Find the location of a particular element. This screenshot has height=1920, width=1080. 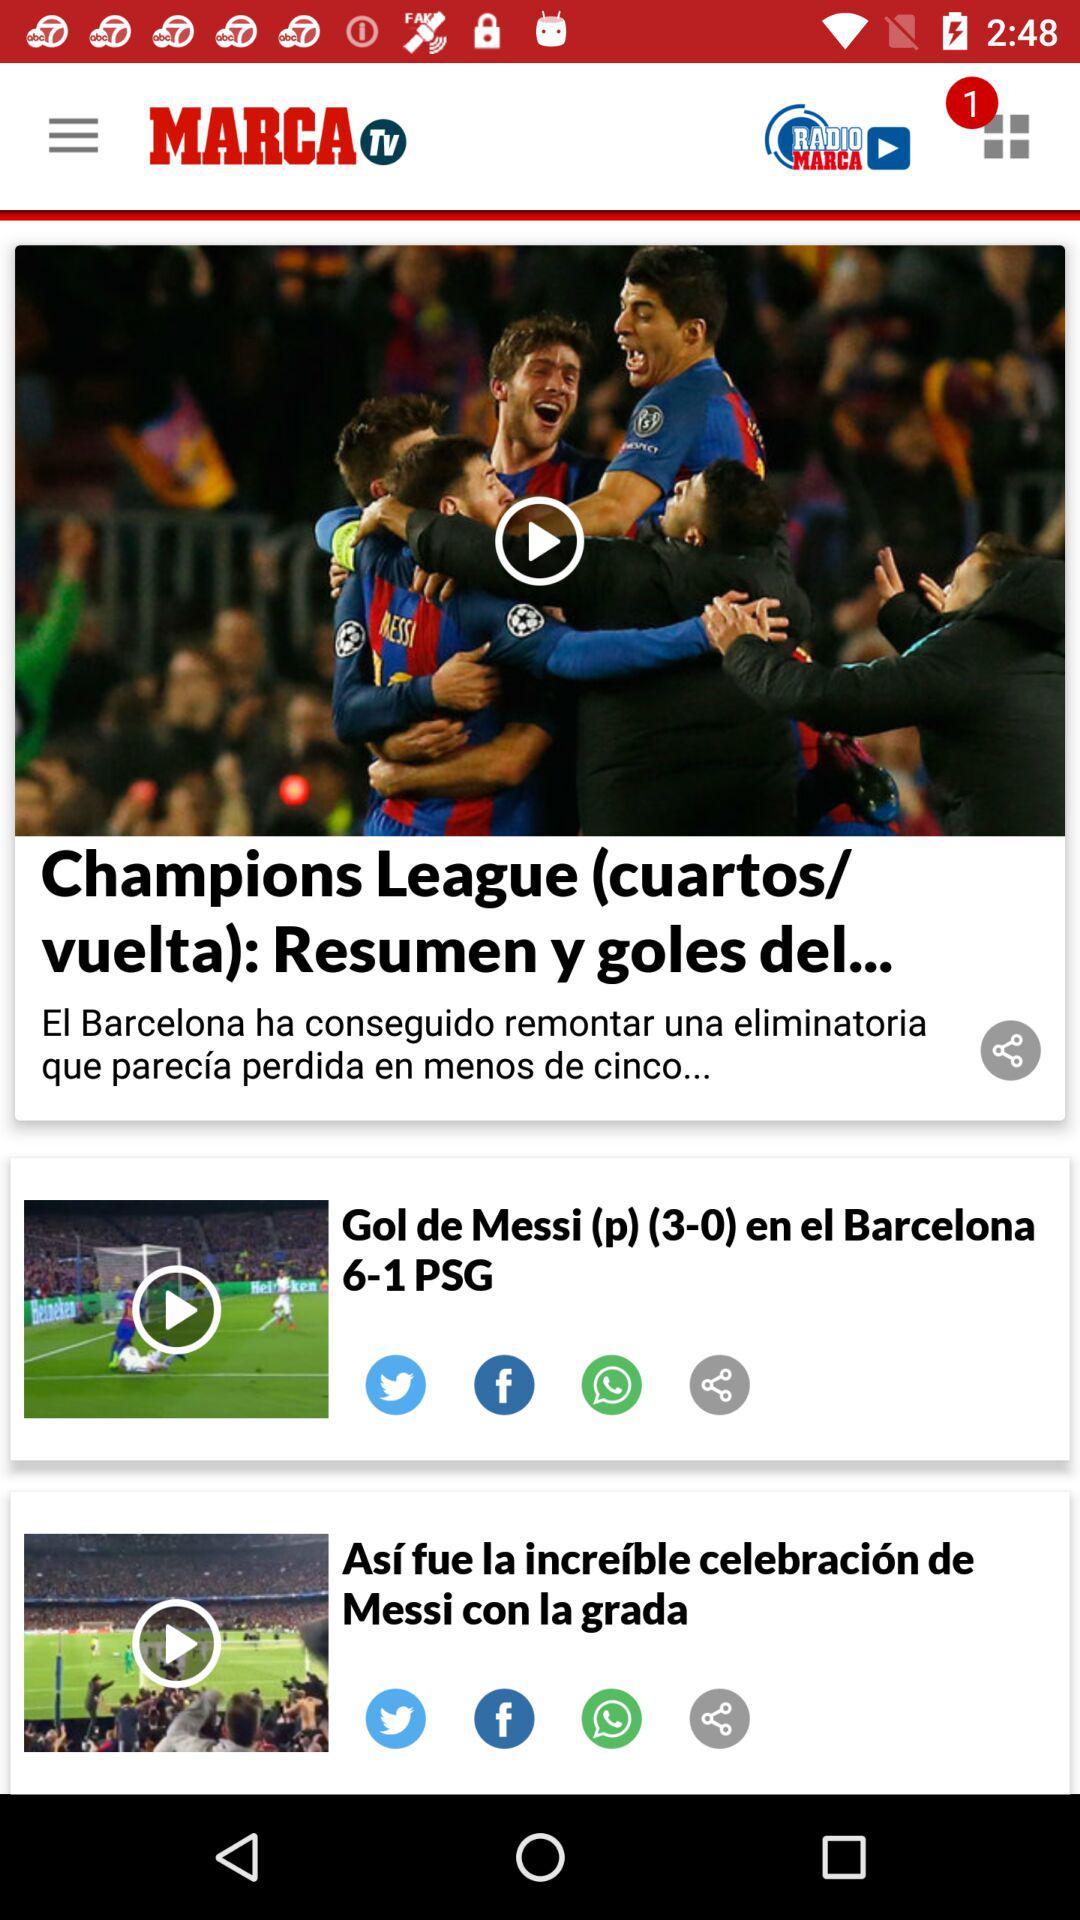

share news on social media is located at coordinates (720, 1717).